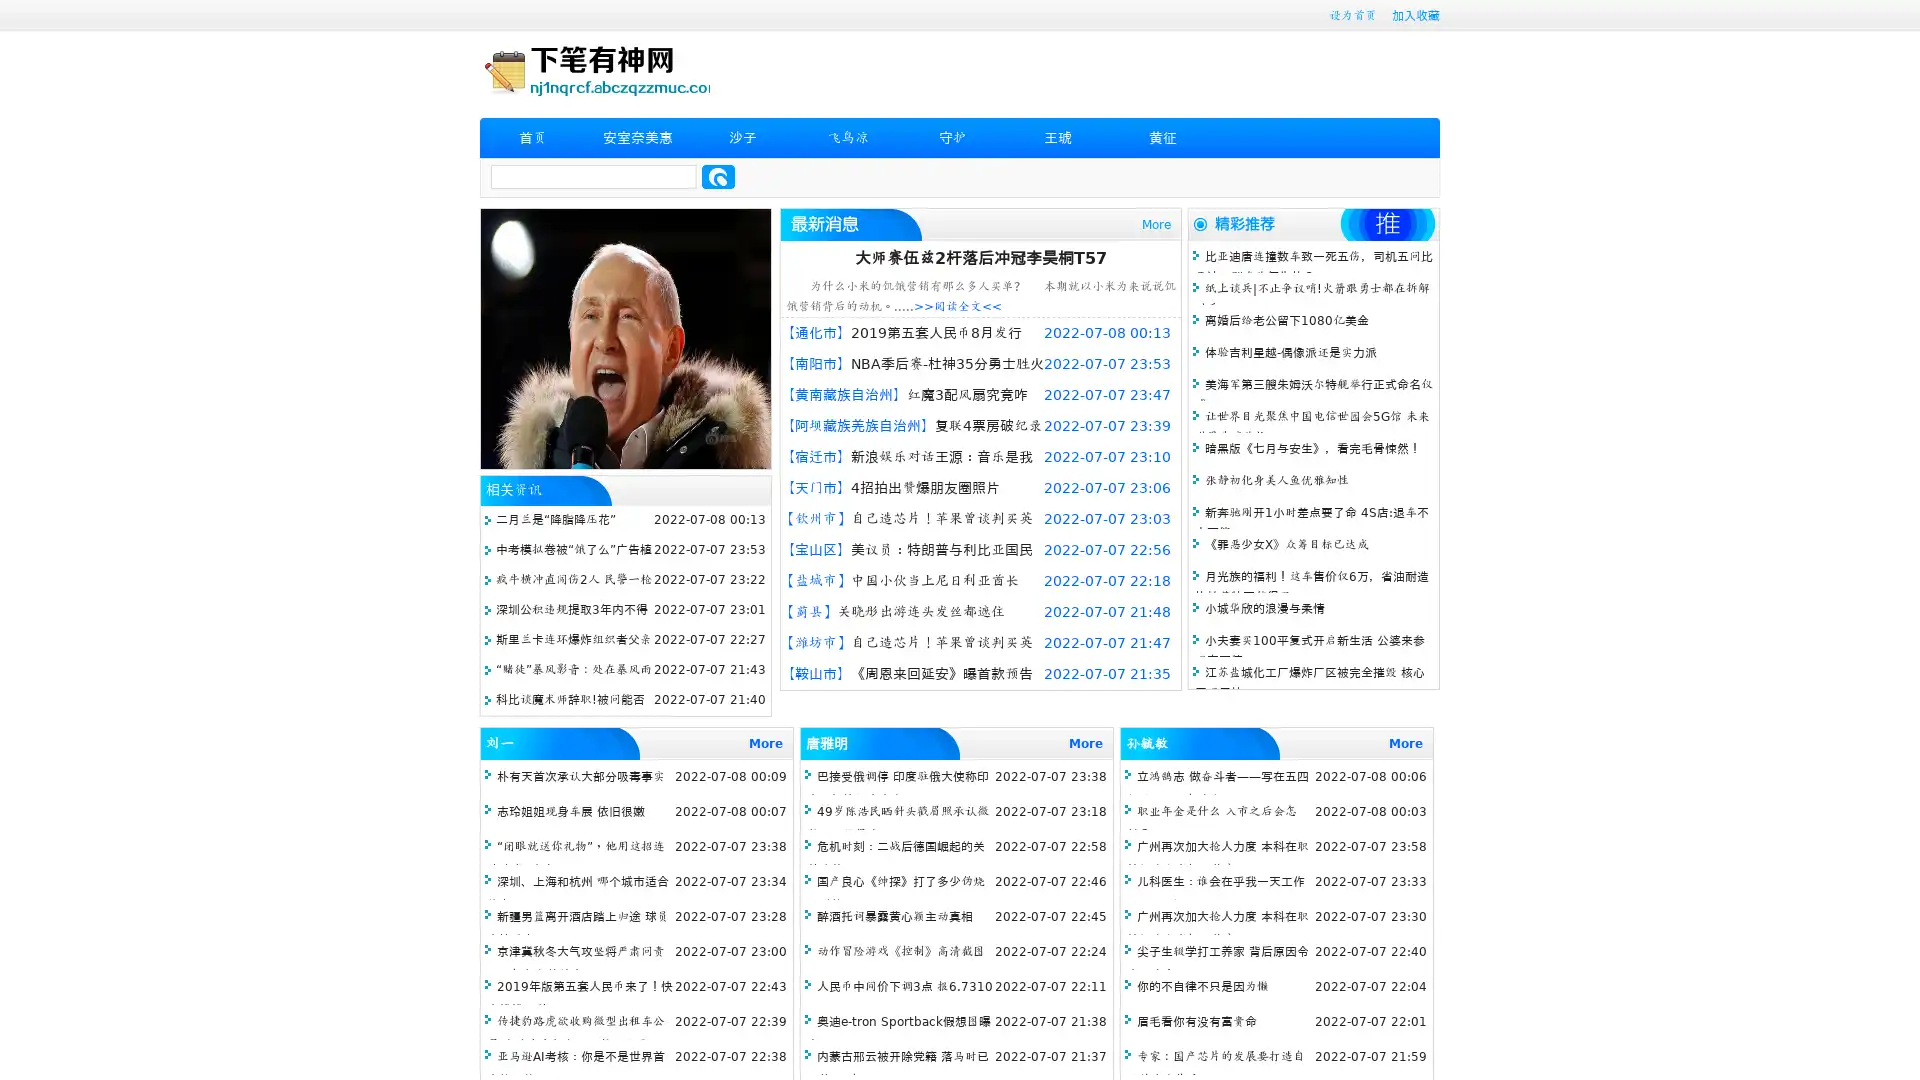 The image size is (1920, 1080). Describe the element at coordinates (718, 176) in the screenshot. I see `Search` at that location.